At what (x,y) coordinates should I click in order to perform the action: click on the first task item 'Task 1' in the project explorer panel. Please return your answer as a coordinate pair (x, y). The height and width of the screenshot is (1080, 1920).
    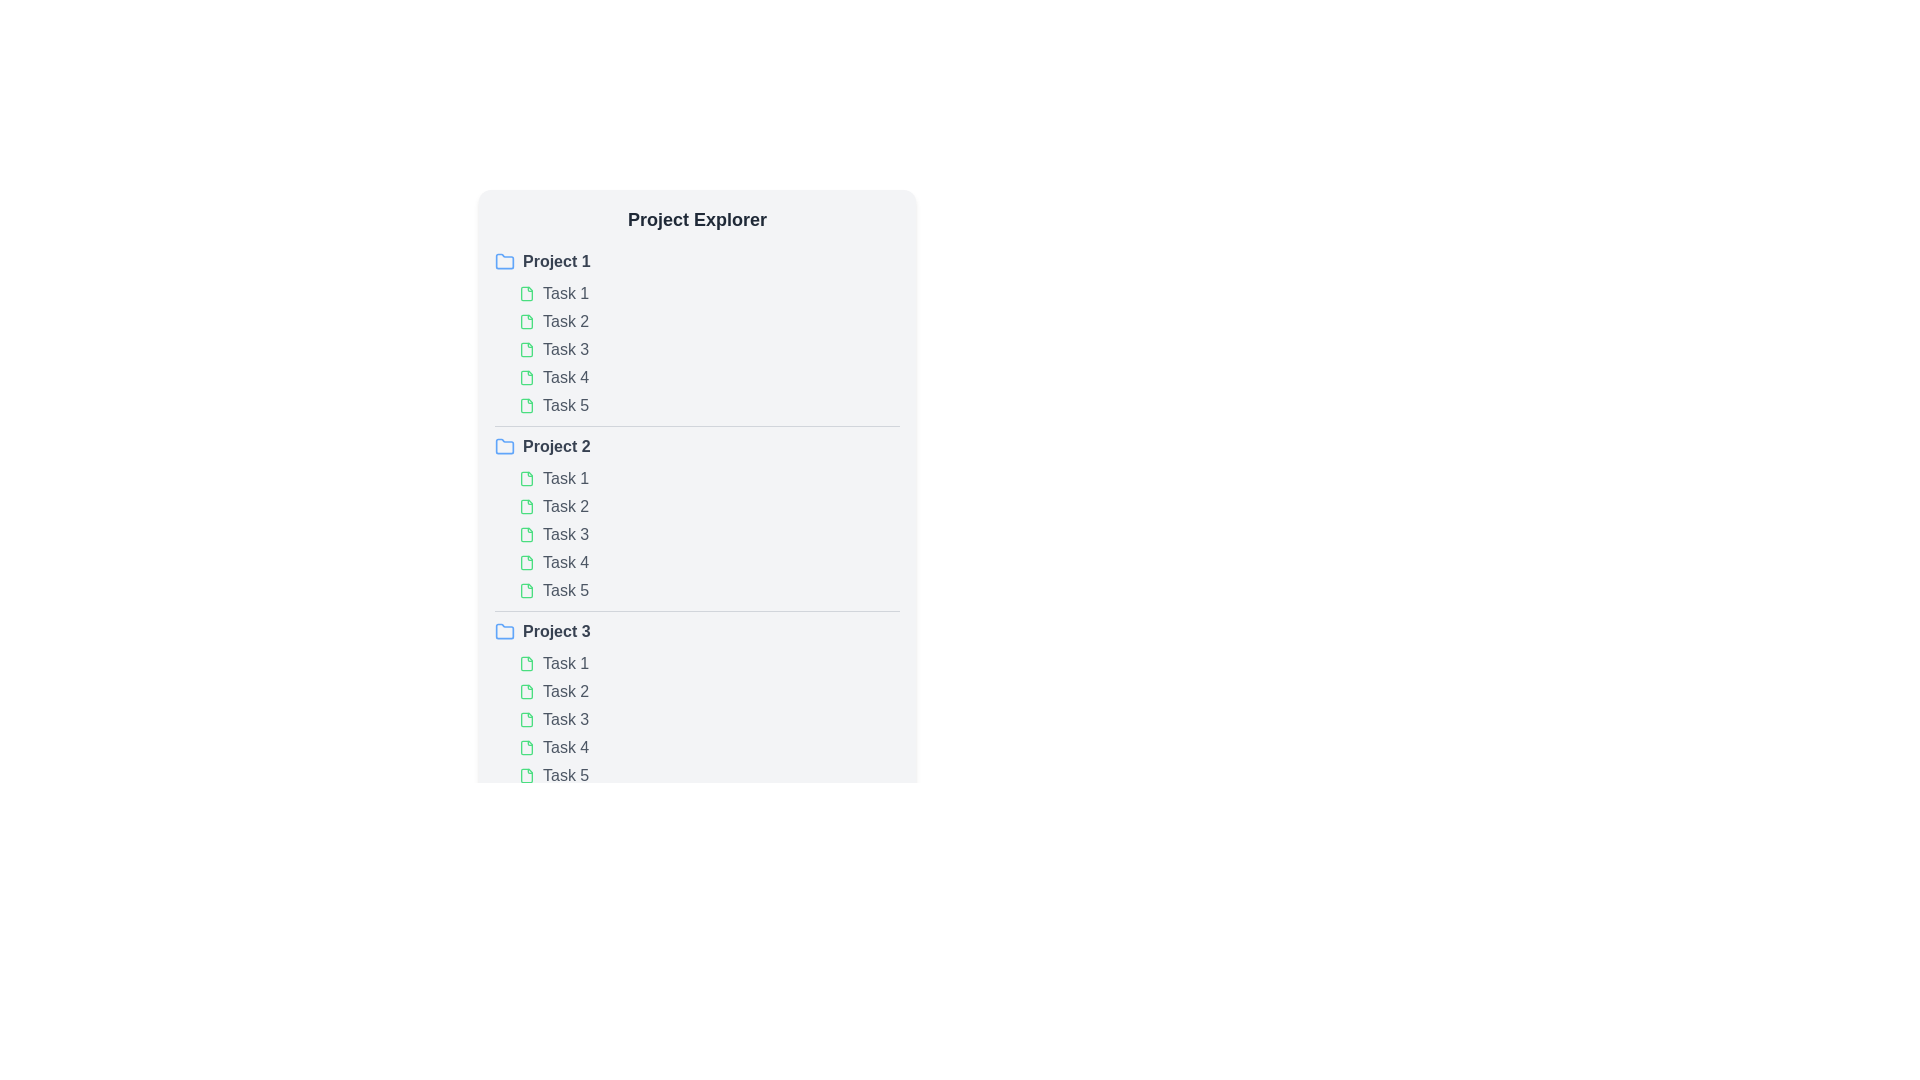
    Looking at the image, I should click on (709, 293).